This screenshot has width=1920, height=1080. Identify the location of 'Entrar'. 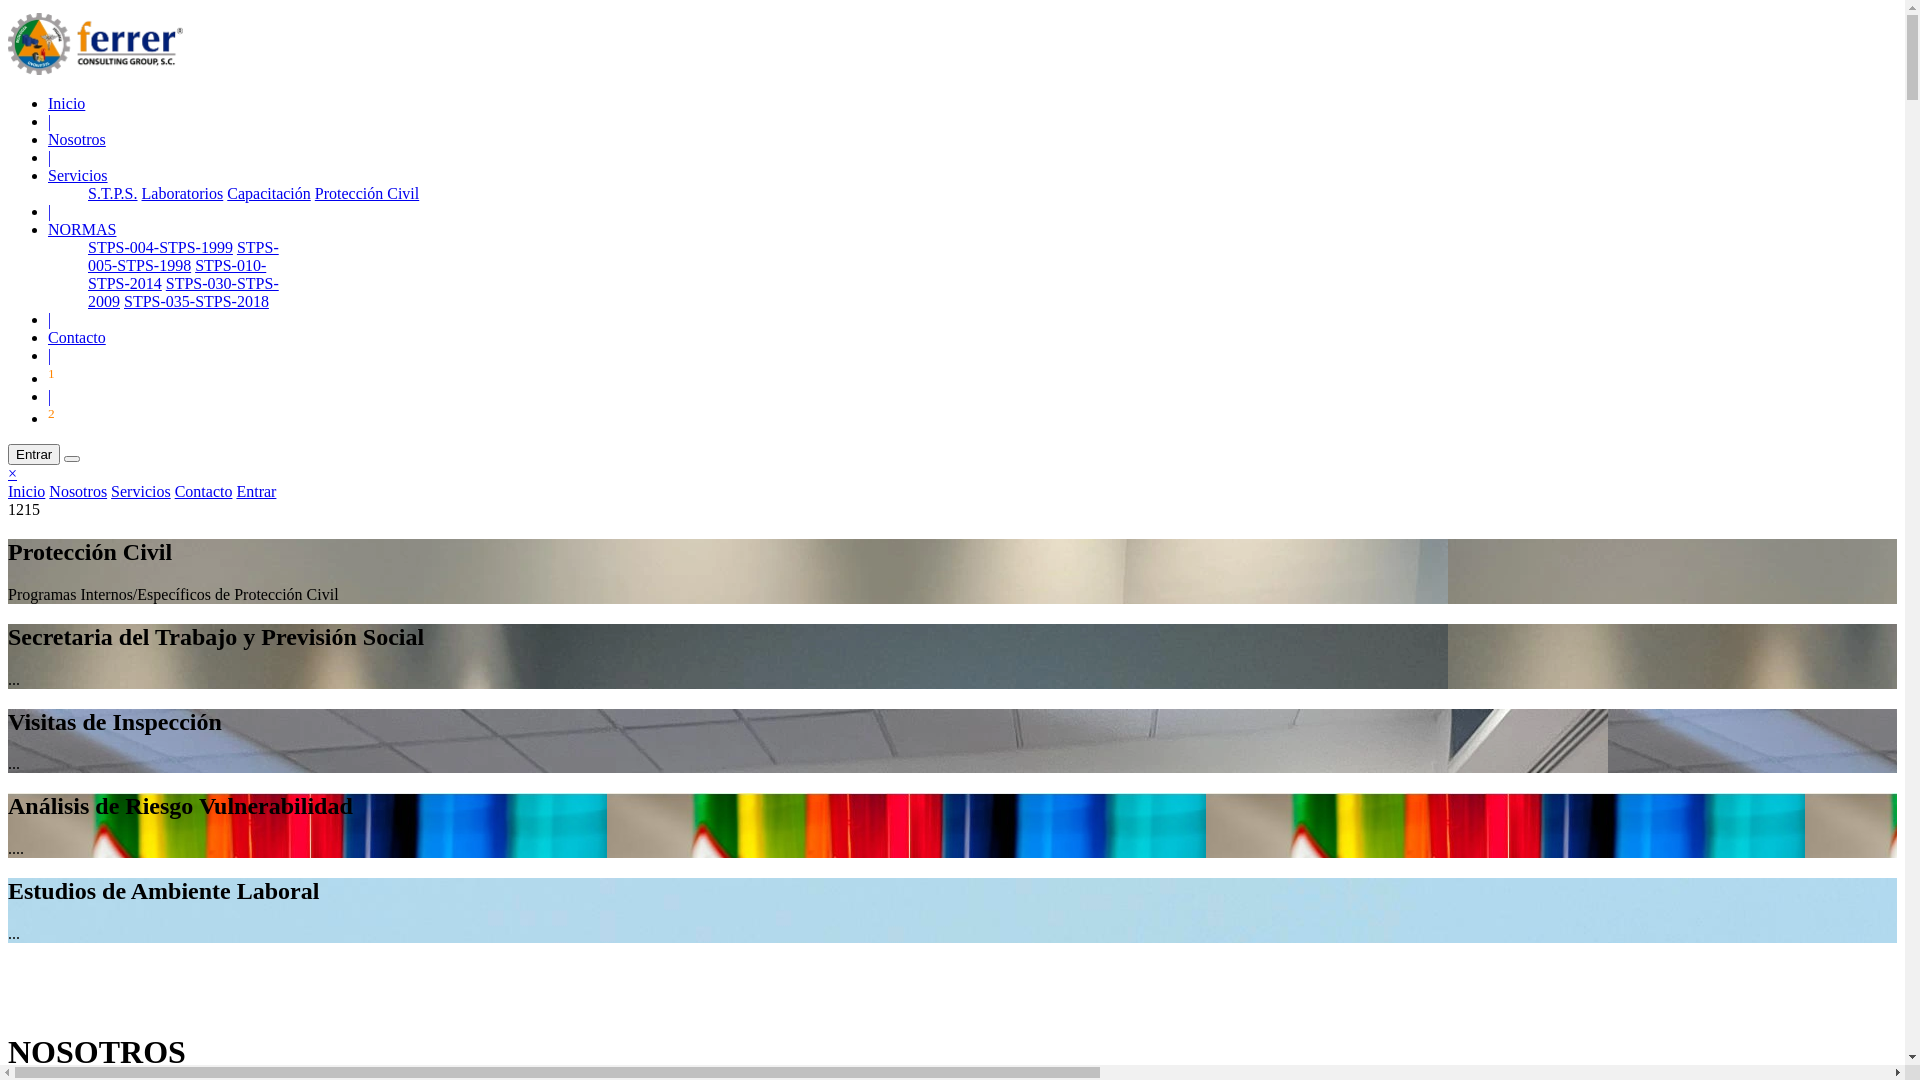
(33, 454).